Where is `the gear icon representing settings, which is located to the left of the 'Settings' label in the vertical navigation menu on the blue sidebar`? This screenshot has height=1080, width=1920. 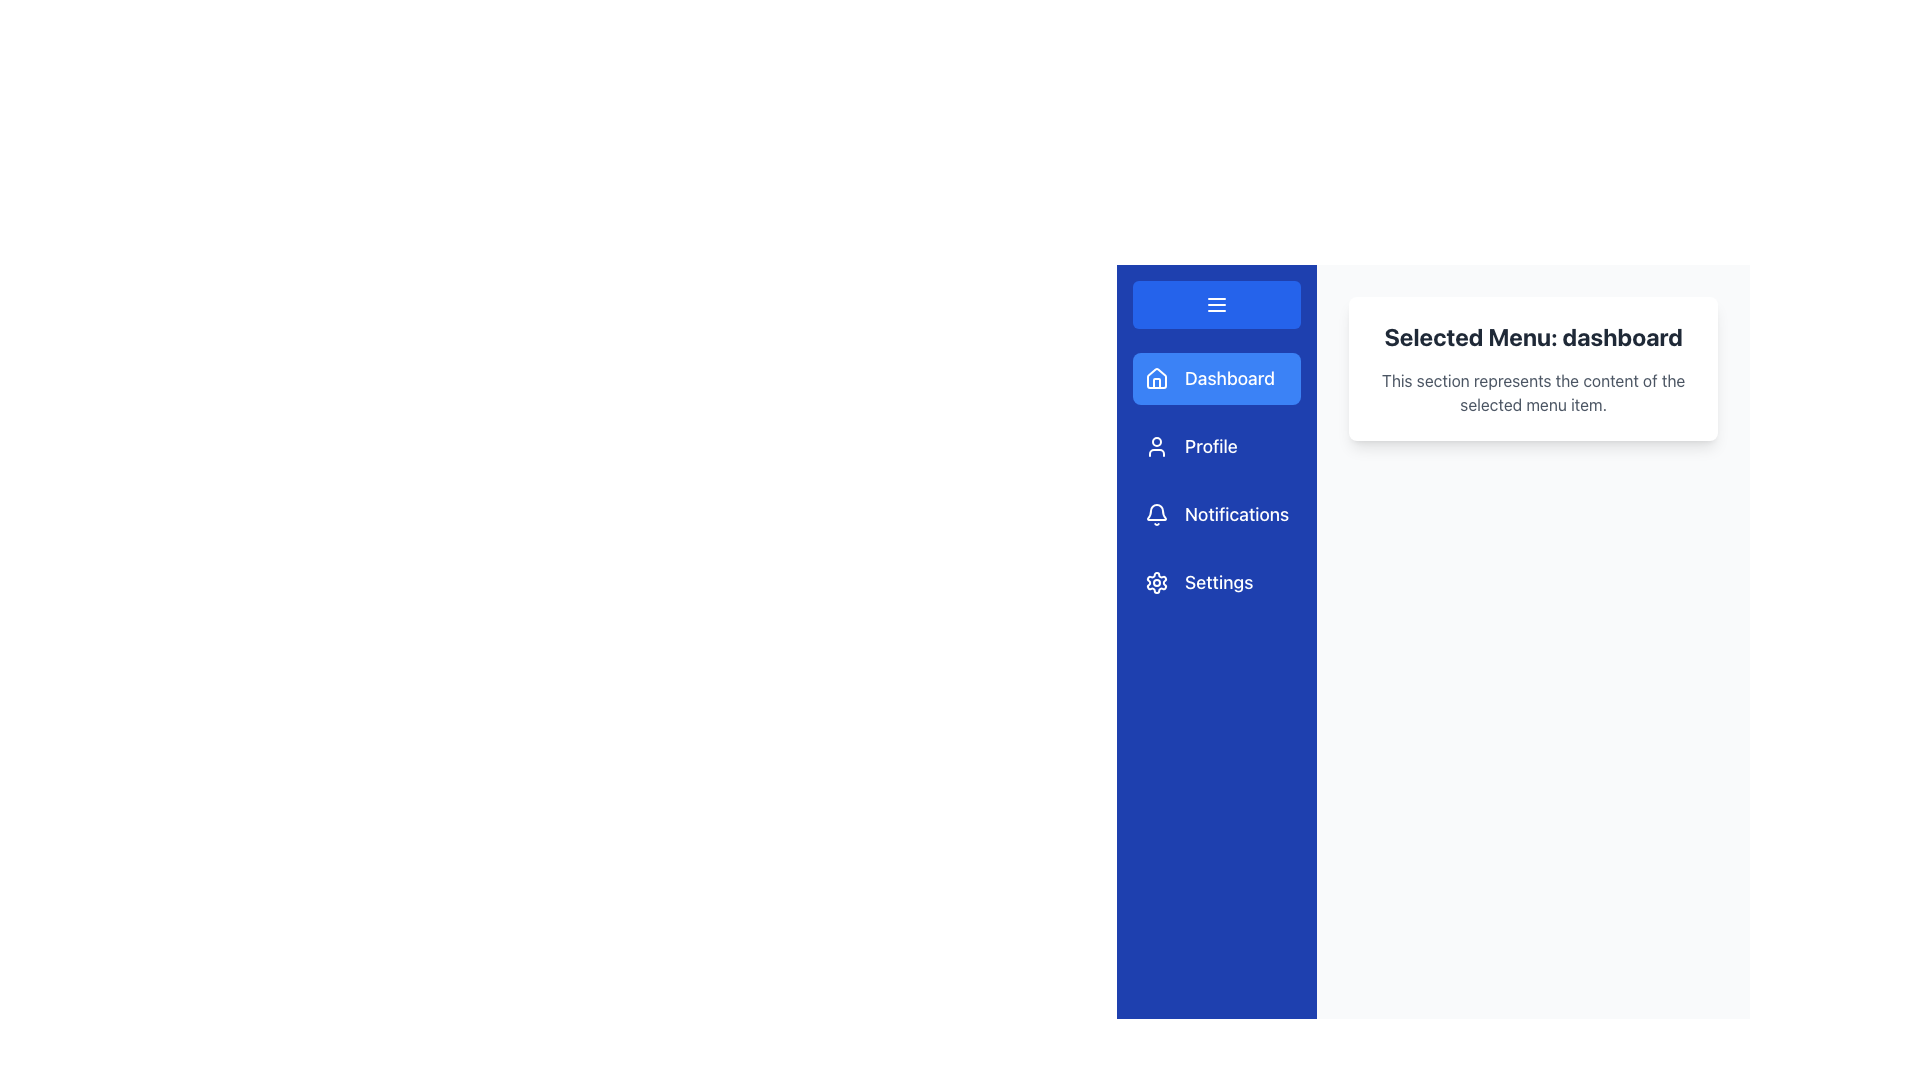 the gear icon representing settings, which is located to the left of the 'Settings' label in the vertical navigation menu on the blue sidebar is located at coordinates (1156, 582).